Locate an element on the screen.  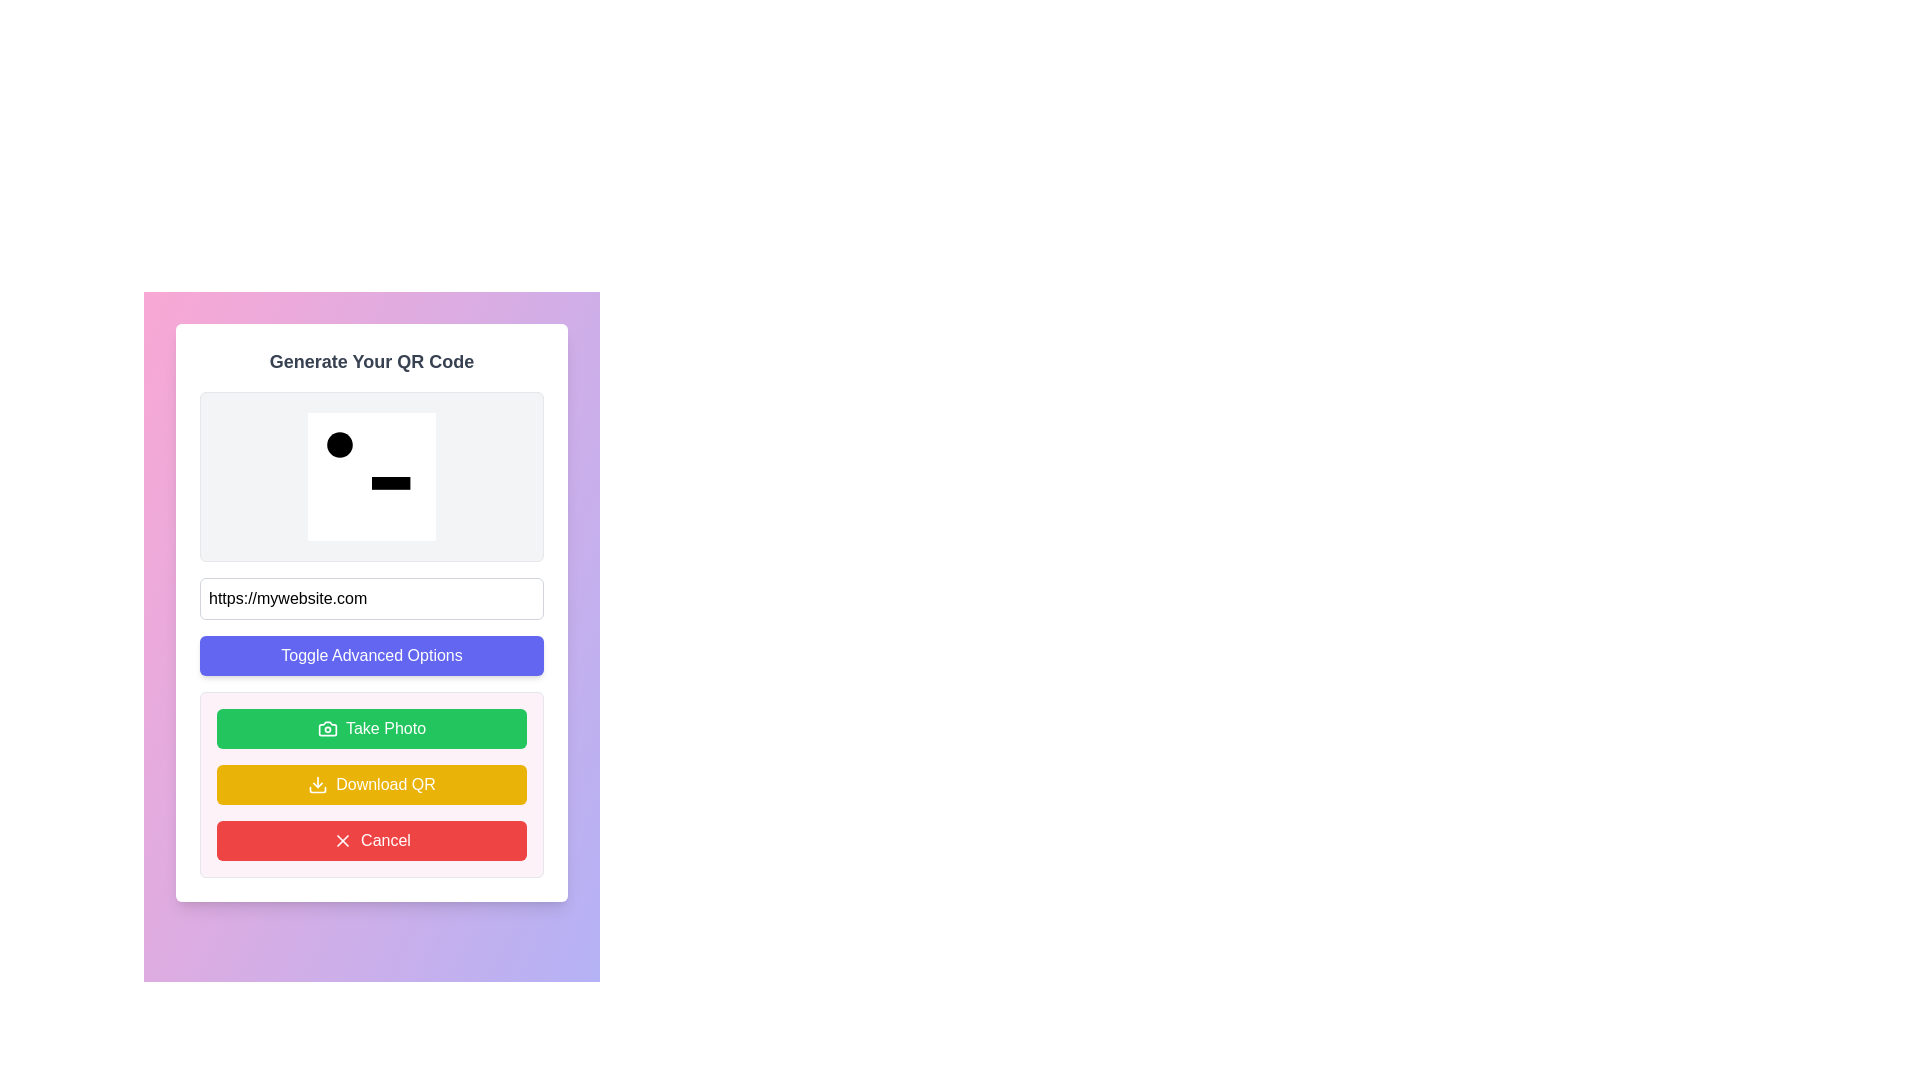
the 'Cancel' button, which has a red background and white text, to observe its hover effects is located at coordinates (372, 840).